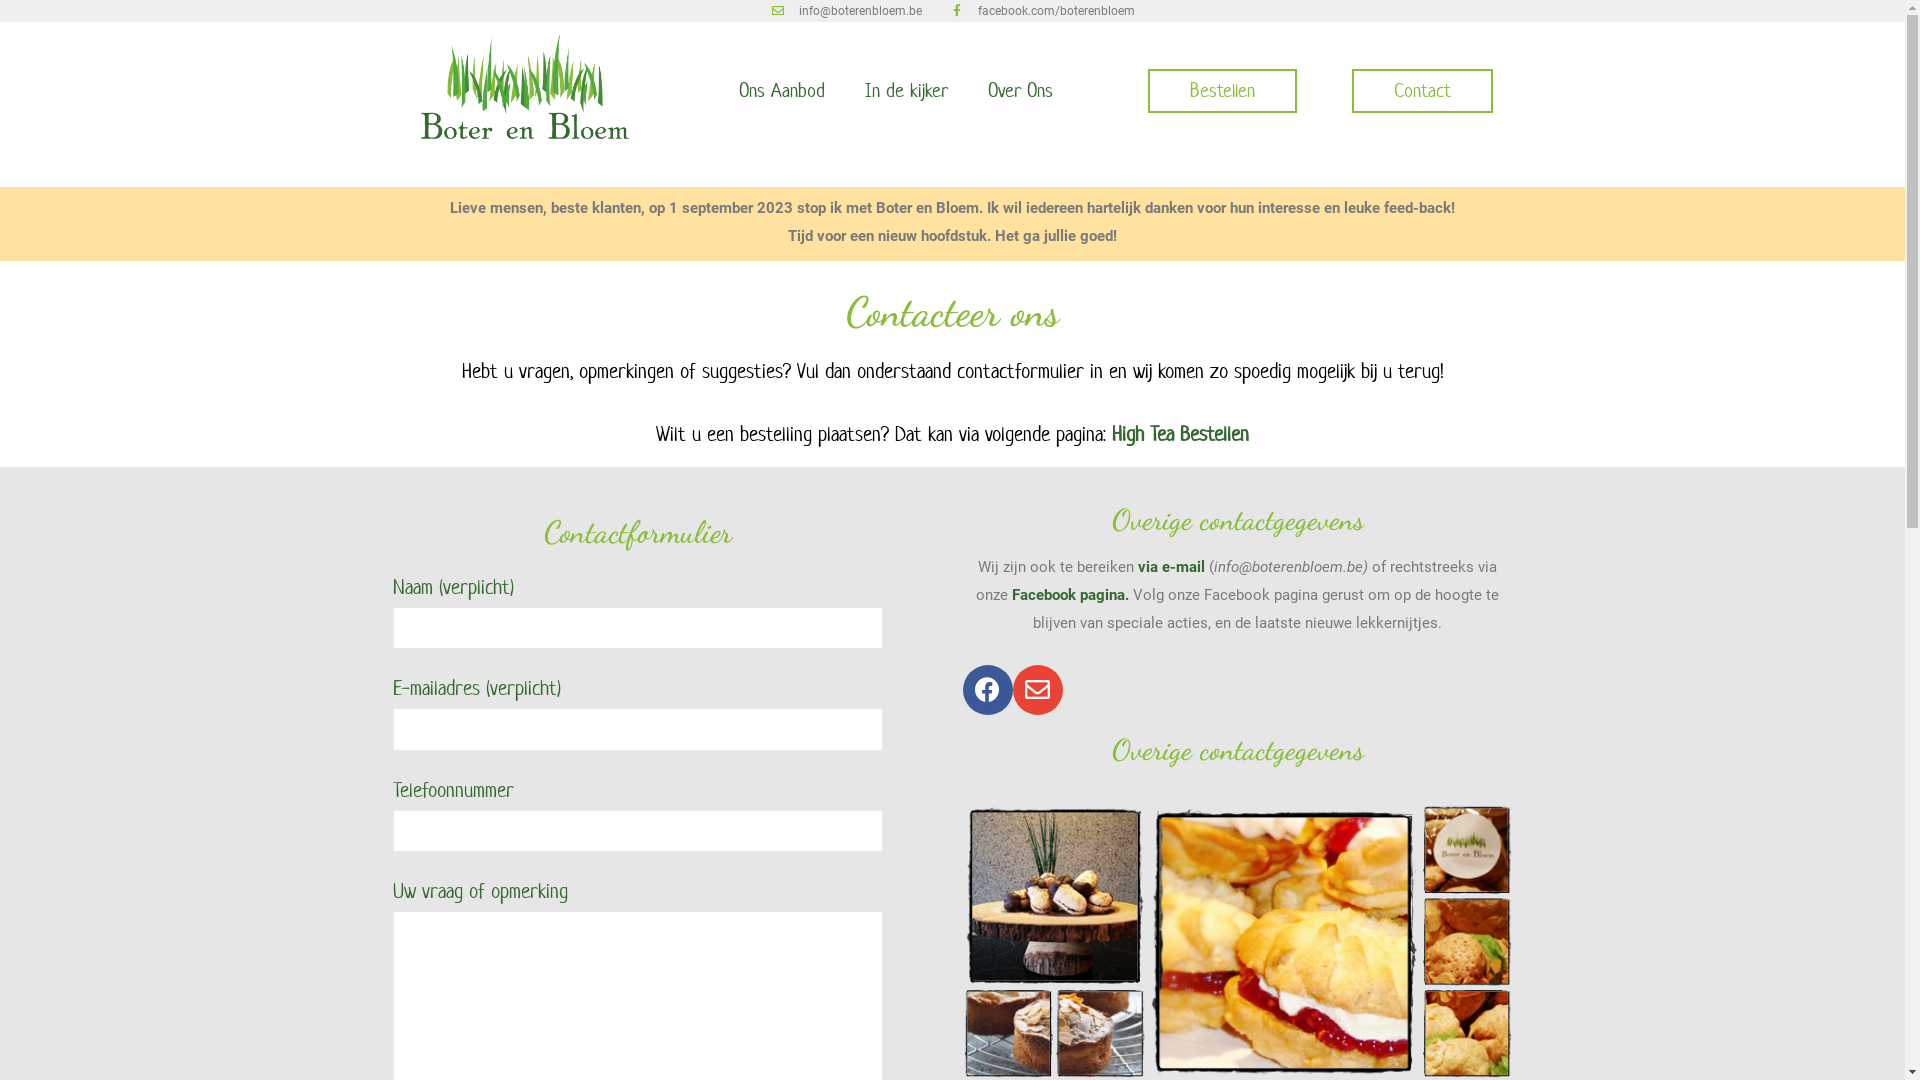 The image size is (1920, 1080). I want to click on 'via e-mail', so click(1171, 567).